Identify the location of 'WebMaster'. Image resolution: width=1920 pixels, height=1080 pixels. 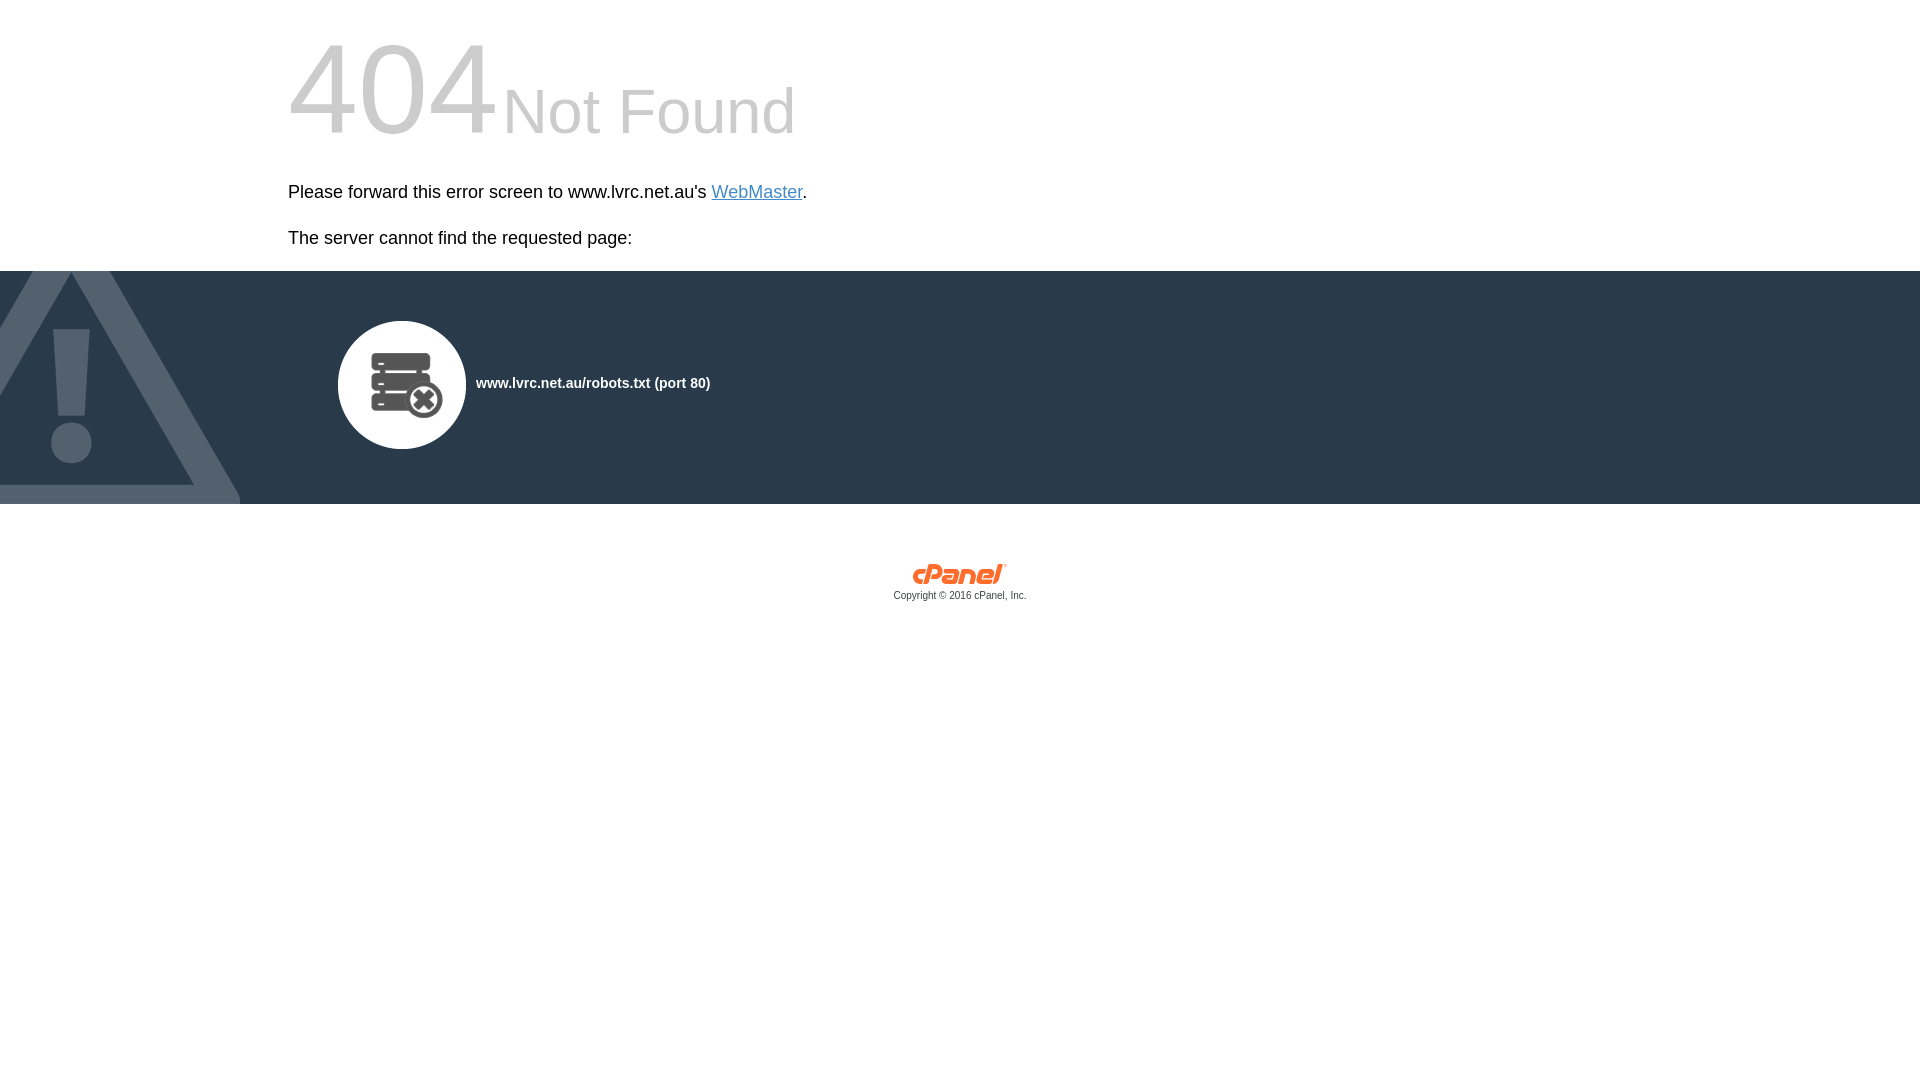
(756, 192).